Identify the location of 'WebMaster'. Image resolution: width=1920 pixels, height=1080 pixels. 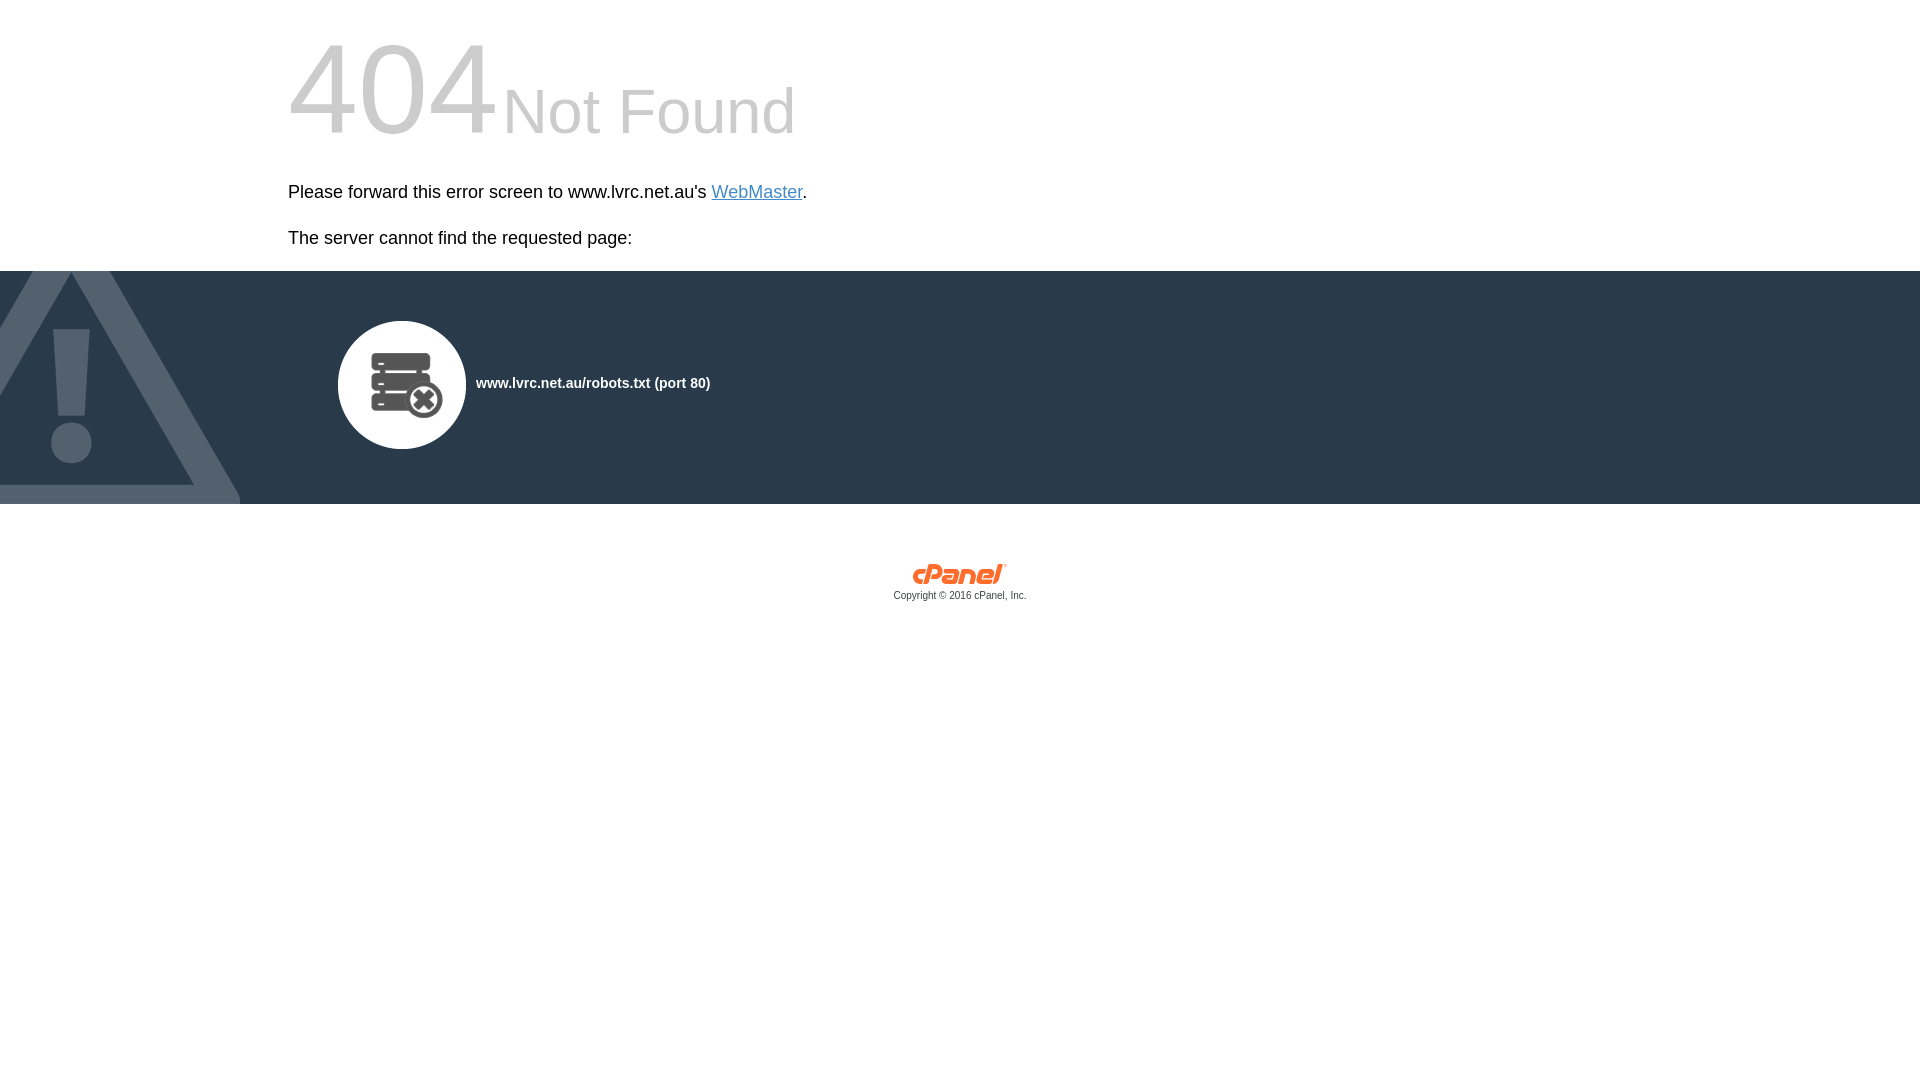
(756, 192).